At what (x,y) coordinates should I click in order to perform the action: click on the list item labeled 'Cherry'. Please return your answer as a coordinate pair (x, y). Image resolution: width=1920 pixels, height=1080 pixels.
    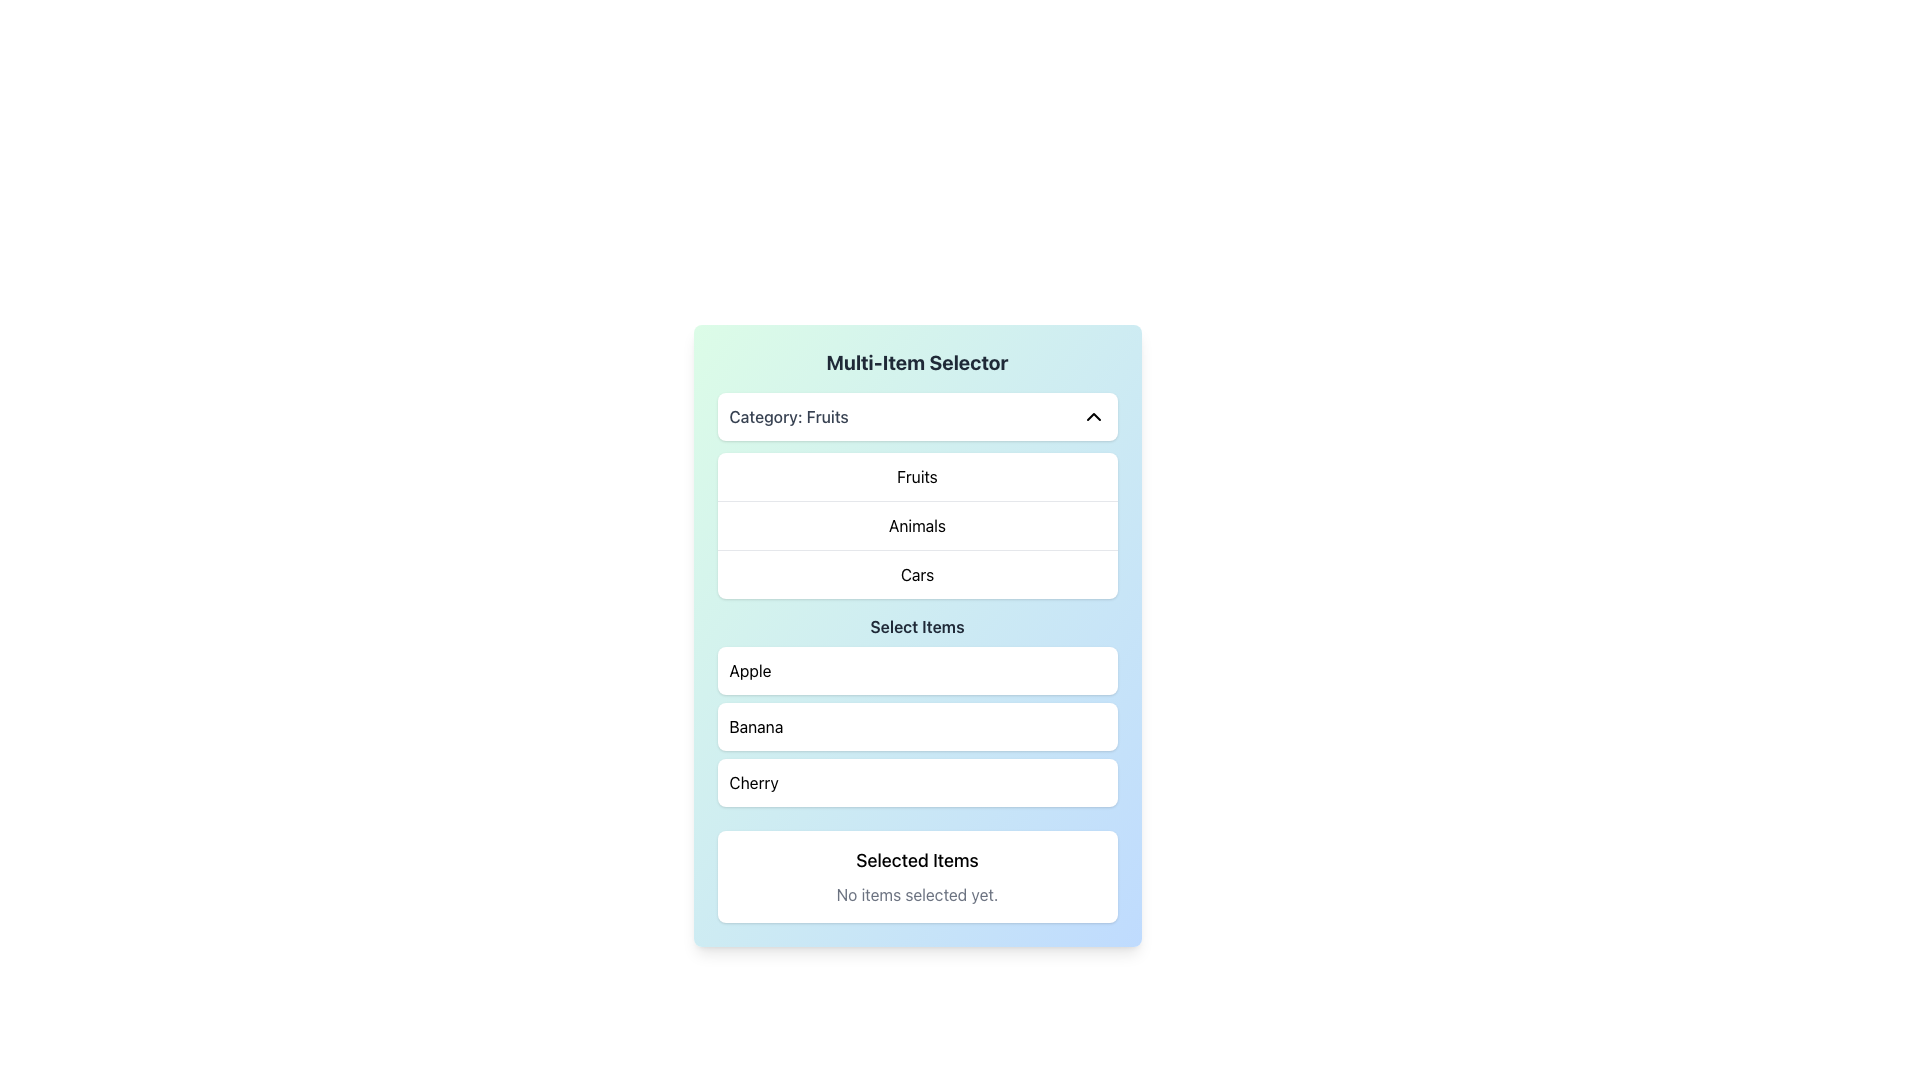
    Looking at the image, I should click on (916, 782).